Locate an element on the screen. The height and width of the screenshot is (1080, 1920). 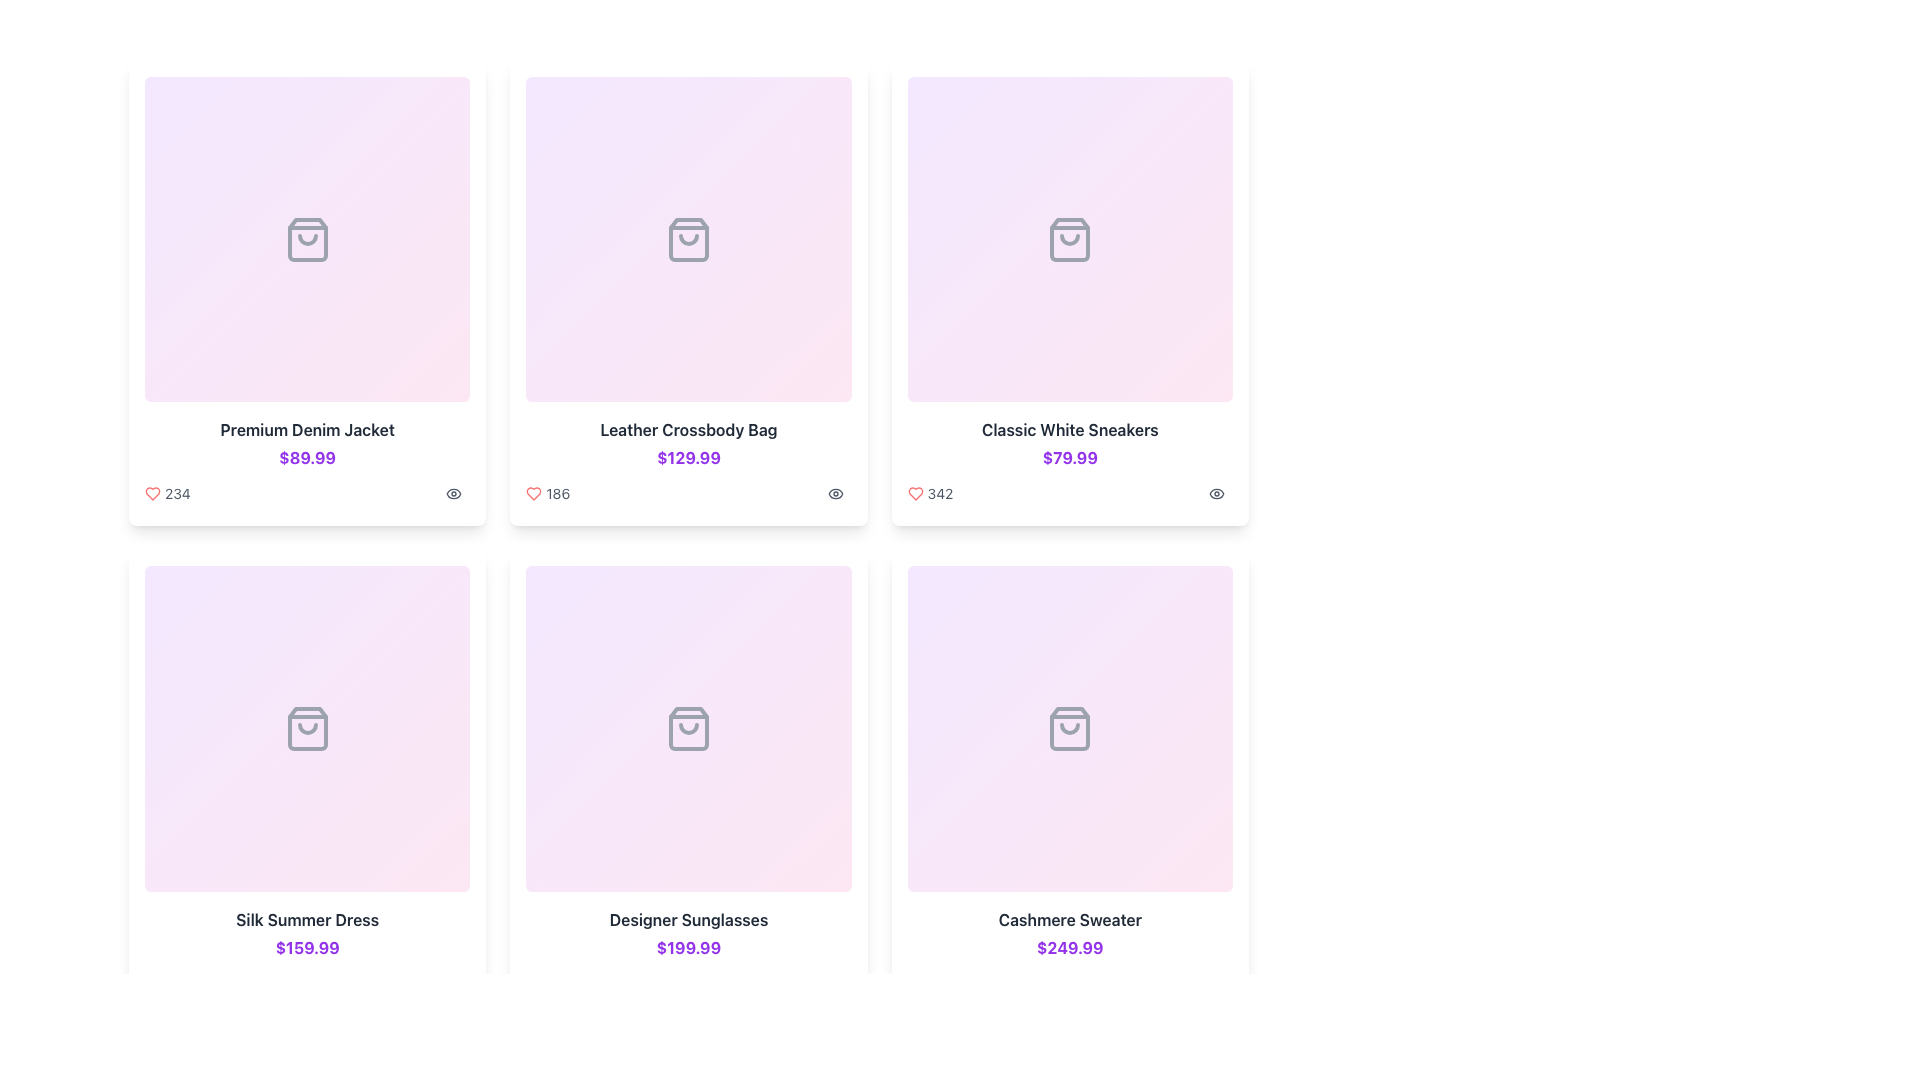
the price text label located beneath the product title in the product card for the 'Premium Denim Jacket' is located at coordinates (306, 458).